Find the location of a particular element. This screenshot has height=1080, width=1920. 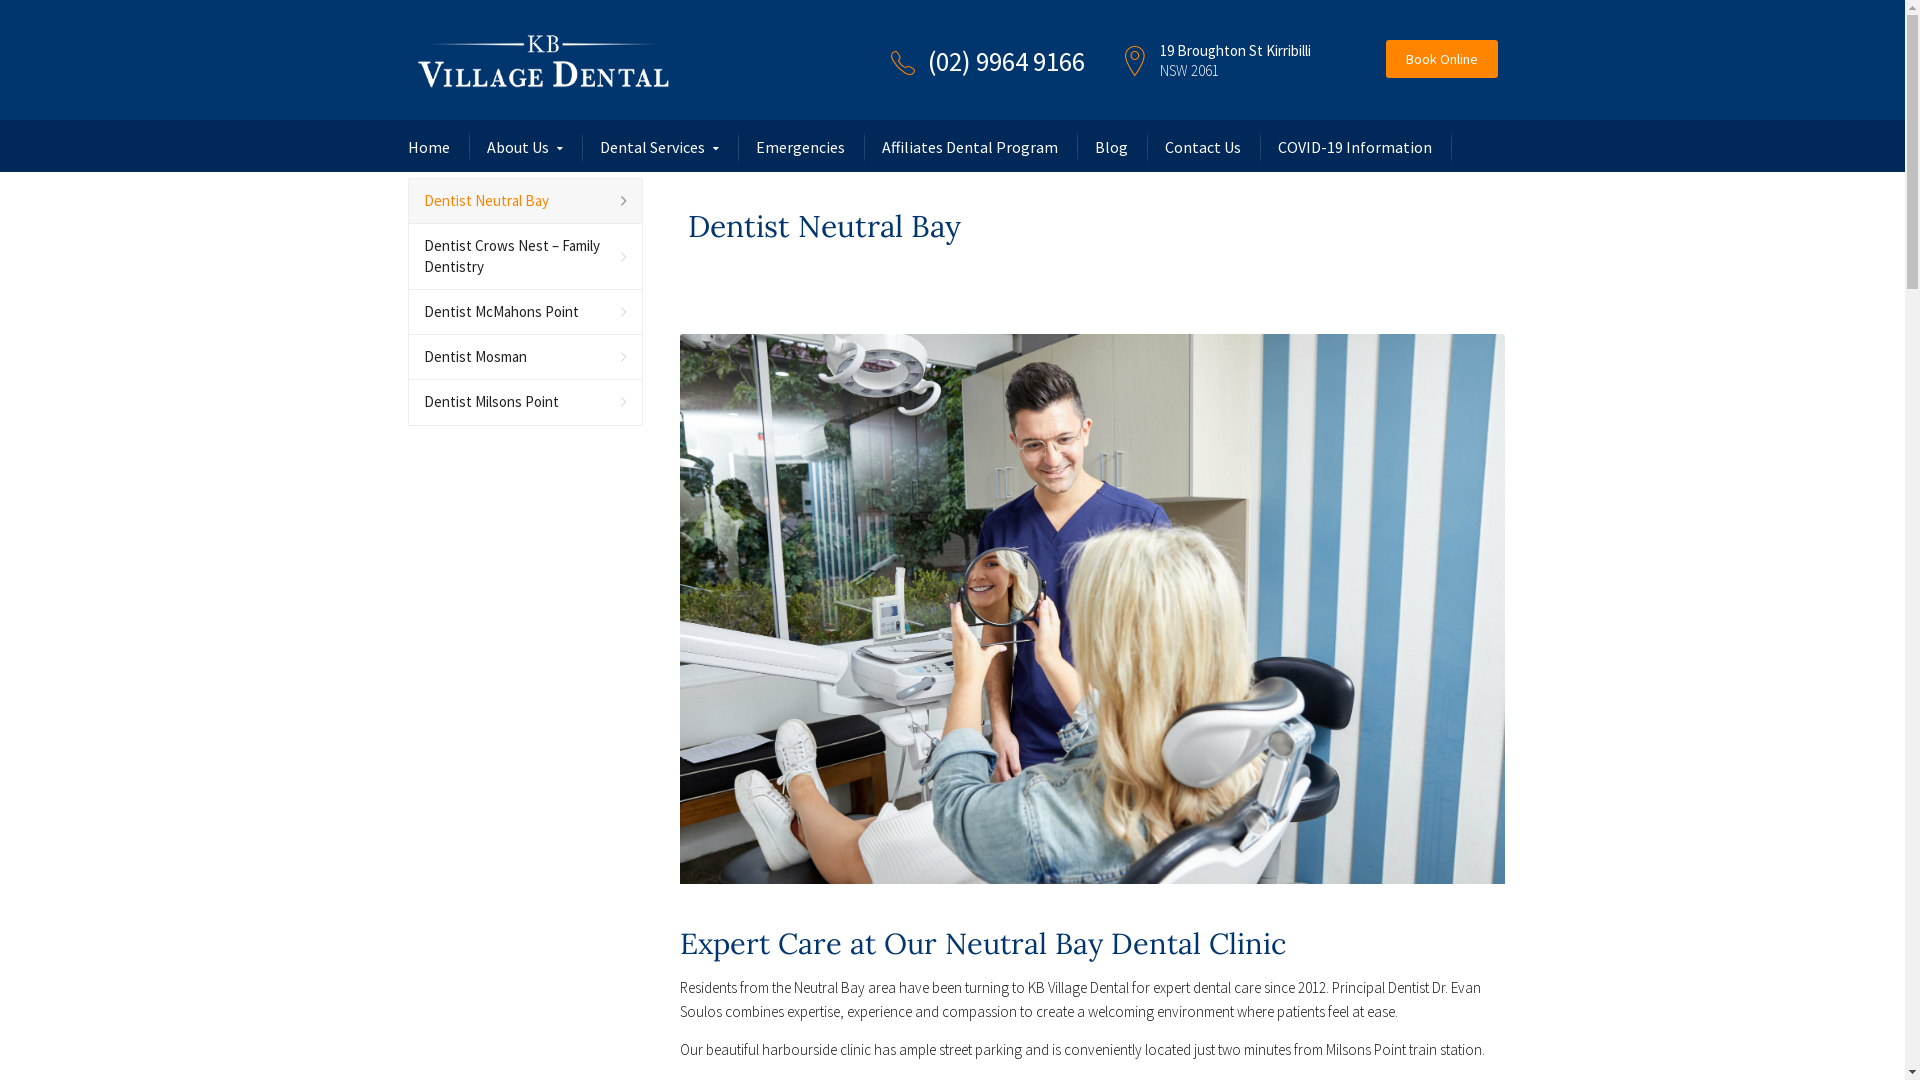

'Affiliates Dental Program' is located at coordinates (881, 145).